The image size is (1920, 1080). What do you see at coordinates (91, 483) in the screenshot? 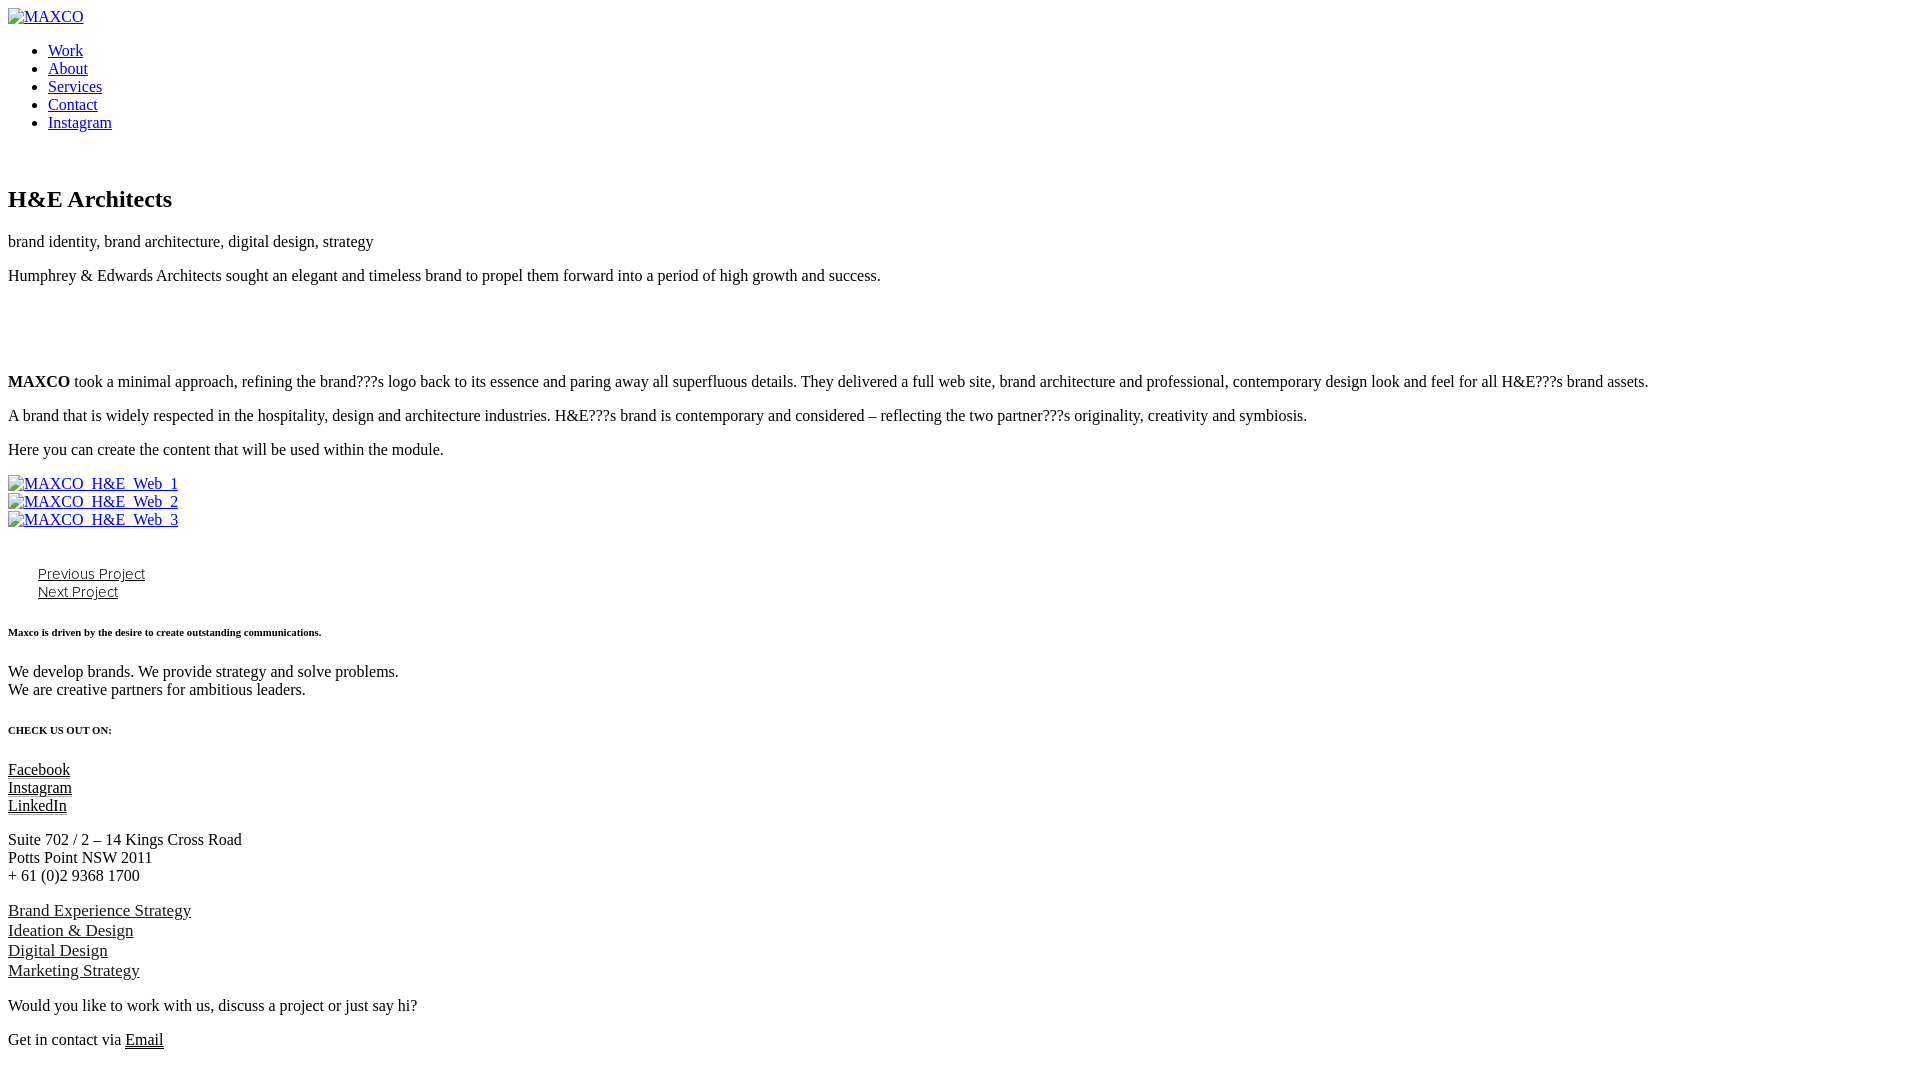
I see `'MAXCO_H&E_Web_1'` at bounding box center [91, 483].